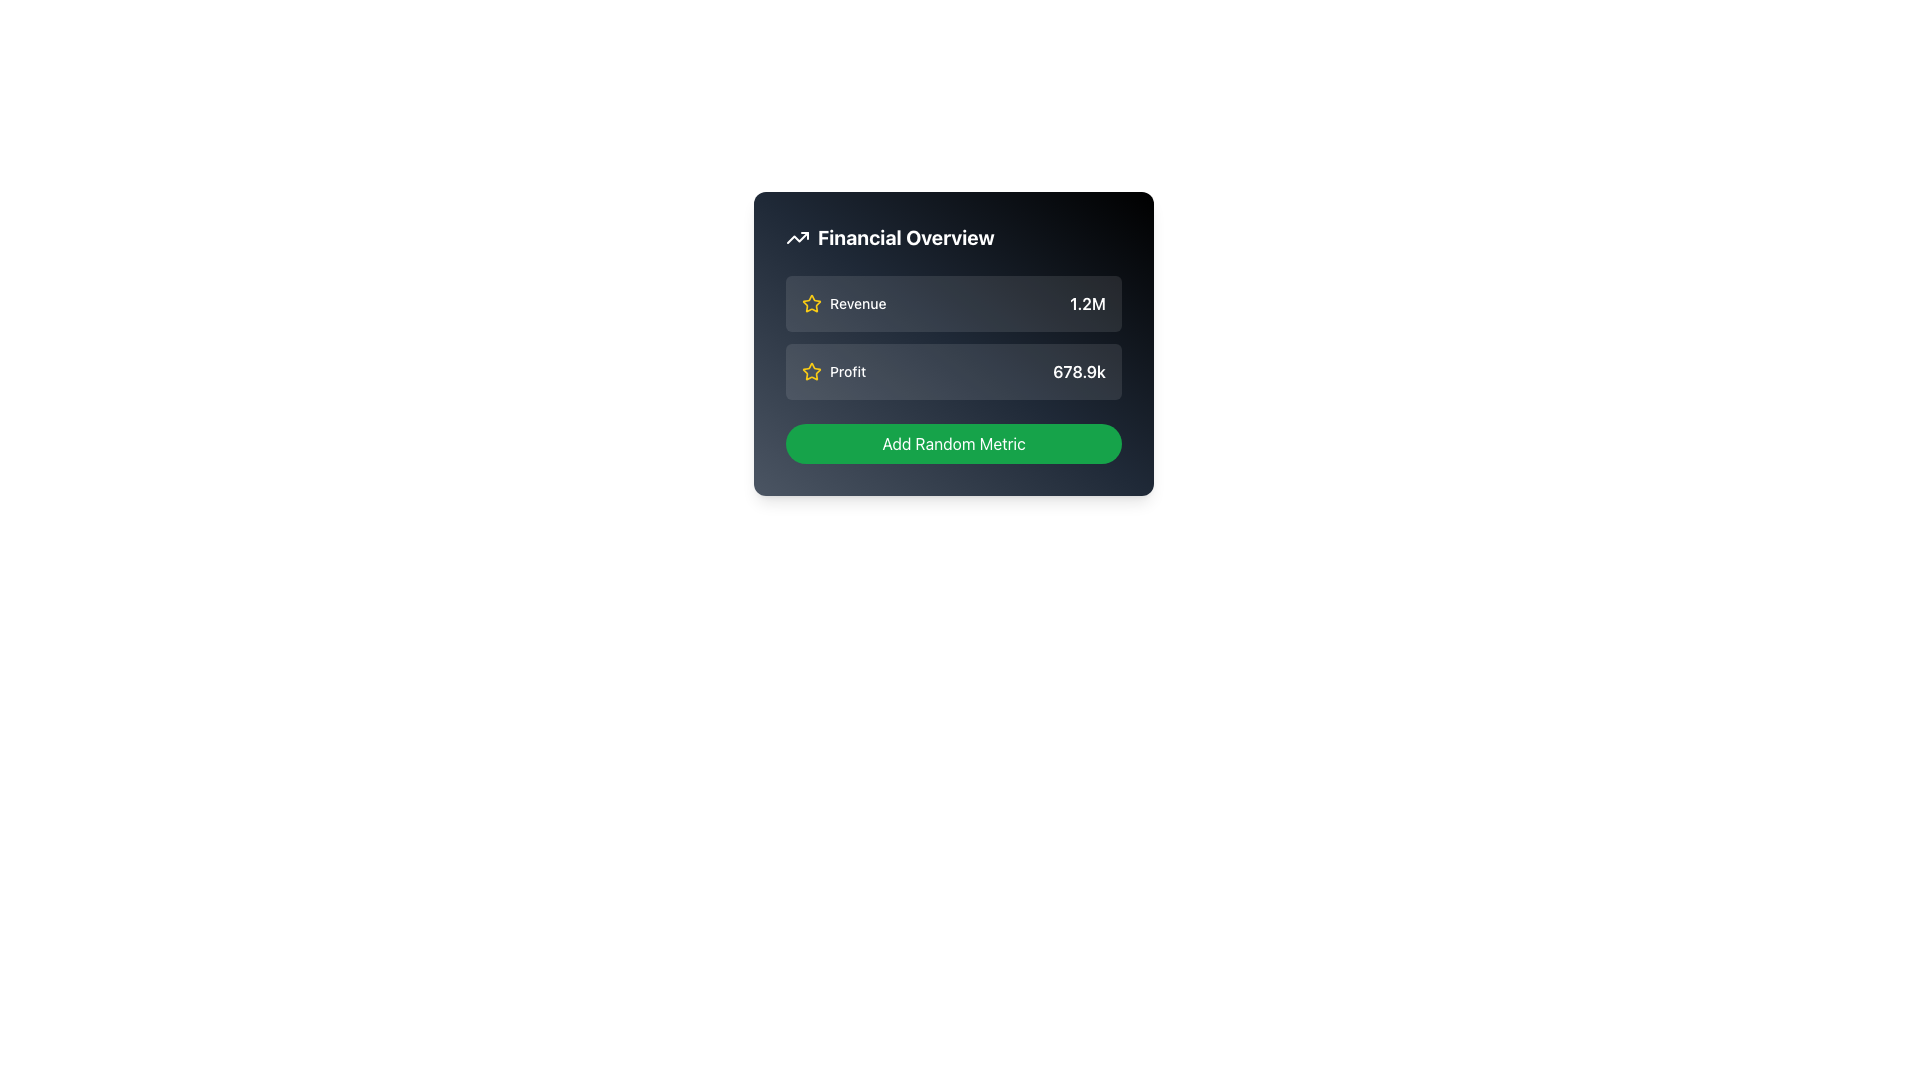 The height and width of the screenshot is (1080, 1920). What do you see at coordinates (848, 371) in the screenshot?
I see `the Static text label containing the word 'Profit', which is styled with a small font size and medium weight, located within a darker background section, adjacent to a star icon` at bounding box center [848, 371].